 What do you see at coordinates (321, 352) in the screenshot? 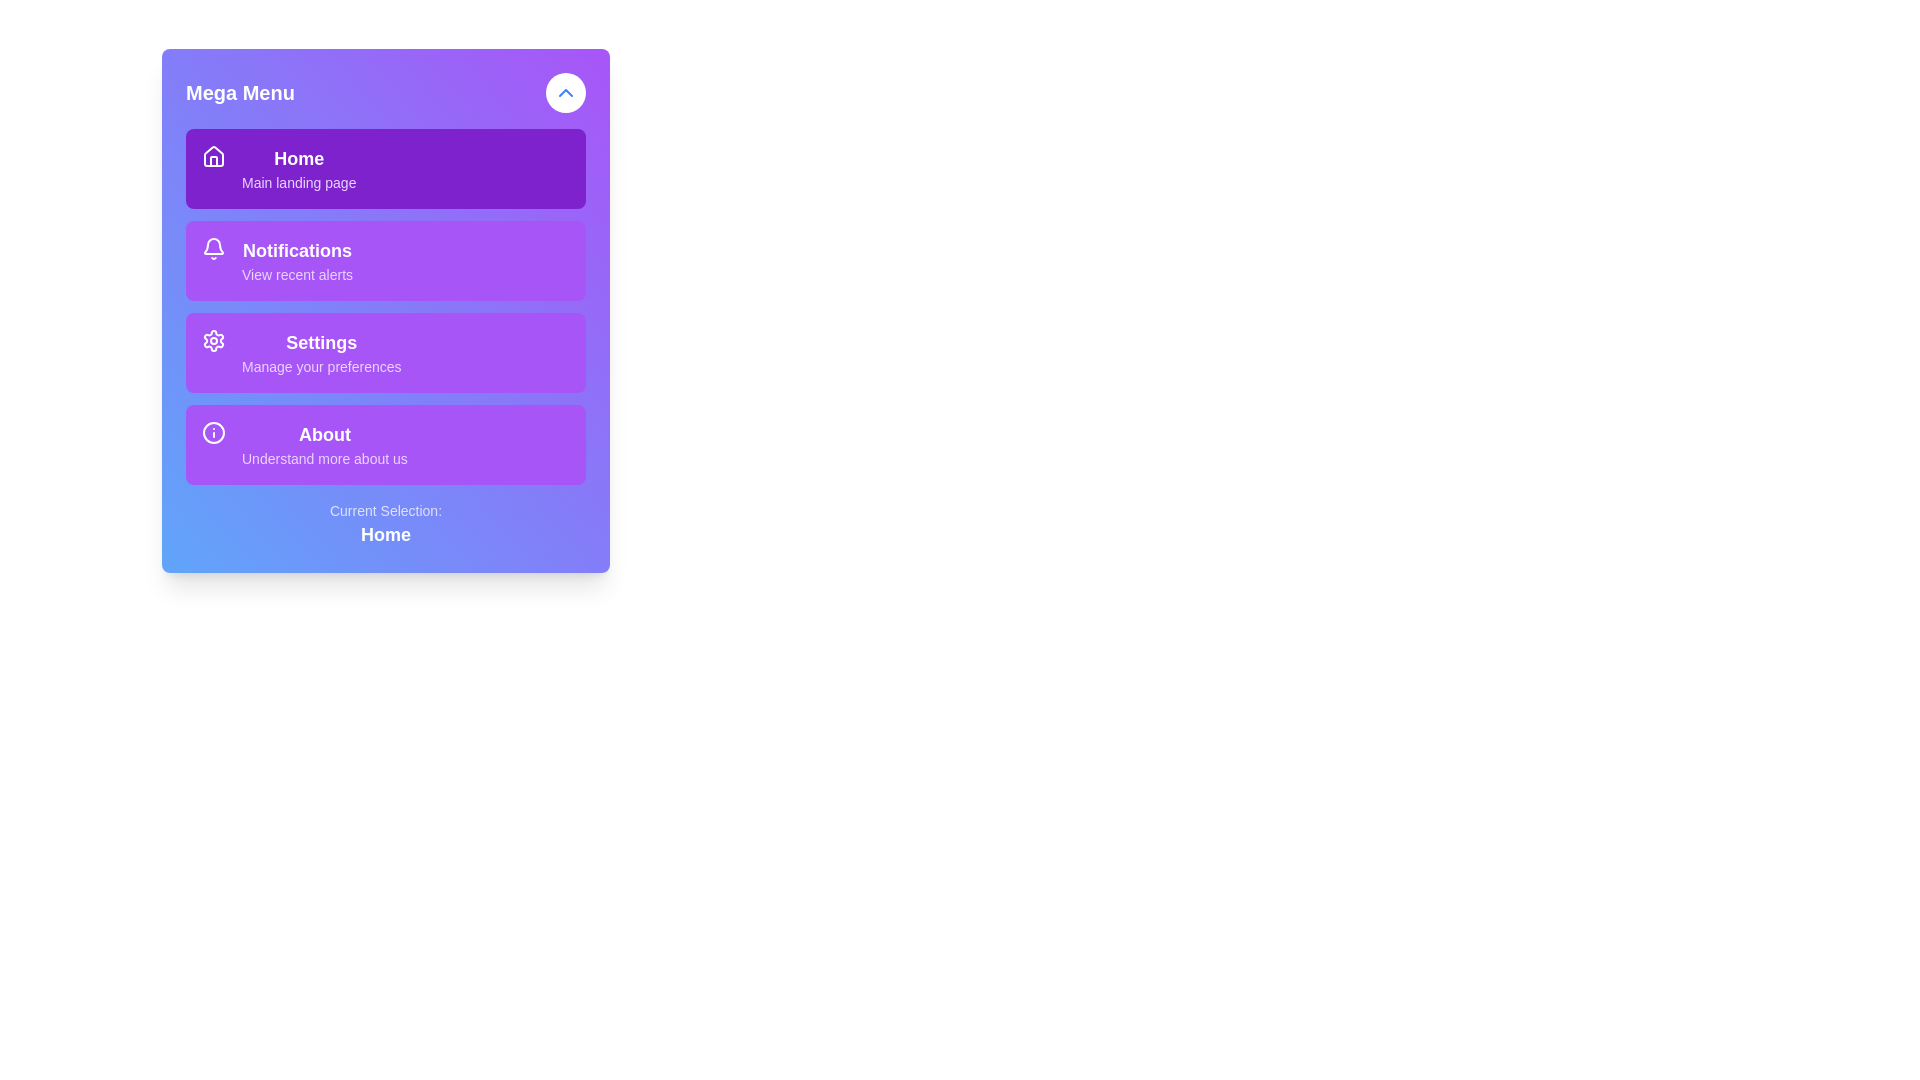
I see `the 'Settings' text label, which is the third item in a vertical list of menu options within a purple-themed sidebar` at bounding box center [321, 352].